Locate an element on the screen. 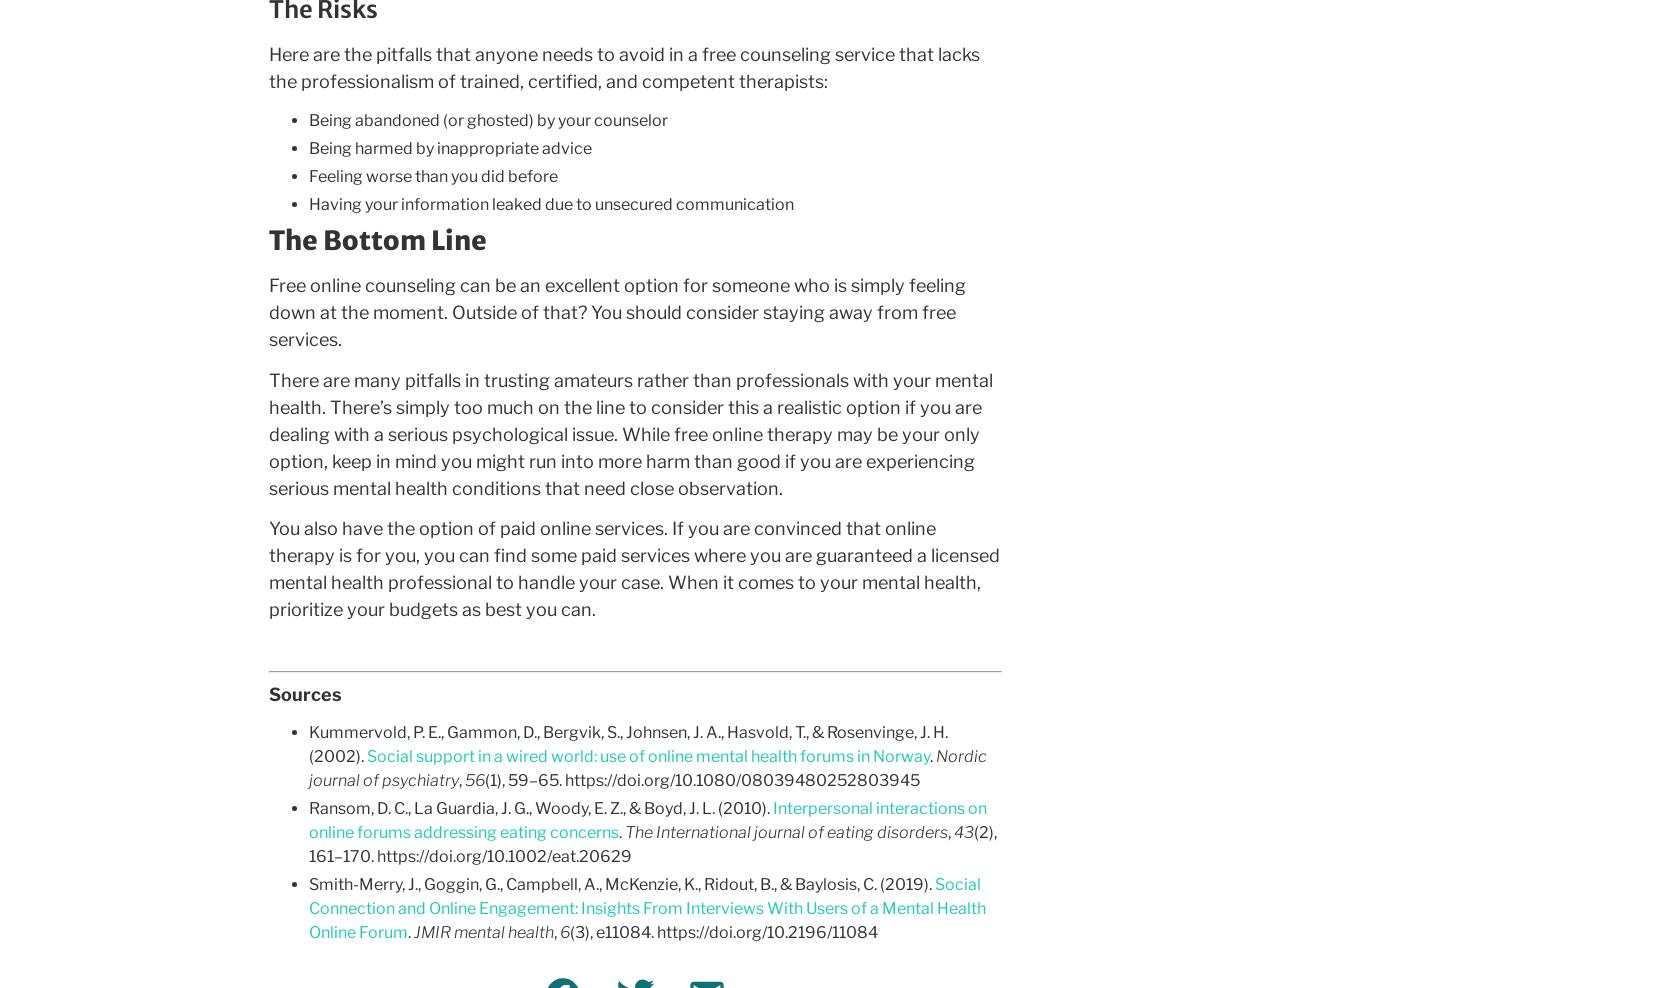 This screenshot has width=1653, height=988. '56' is located at coordinates (473, 779).